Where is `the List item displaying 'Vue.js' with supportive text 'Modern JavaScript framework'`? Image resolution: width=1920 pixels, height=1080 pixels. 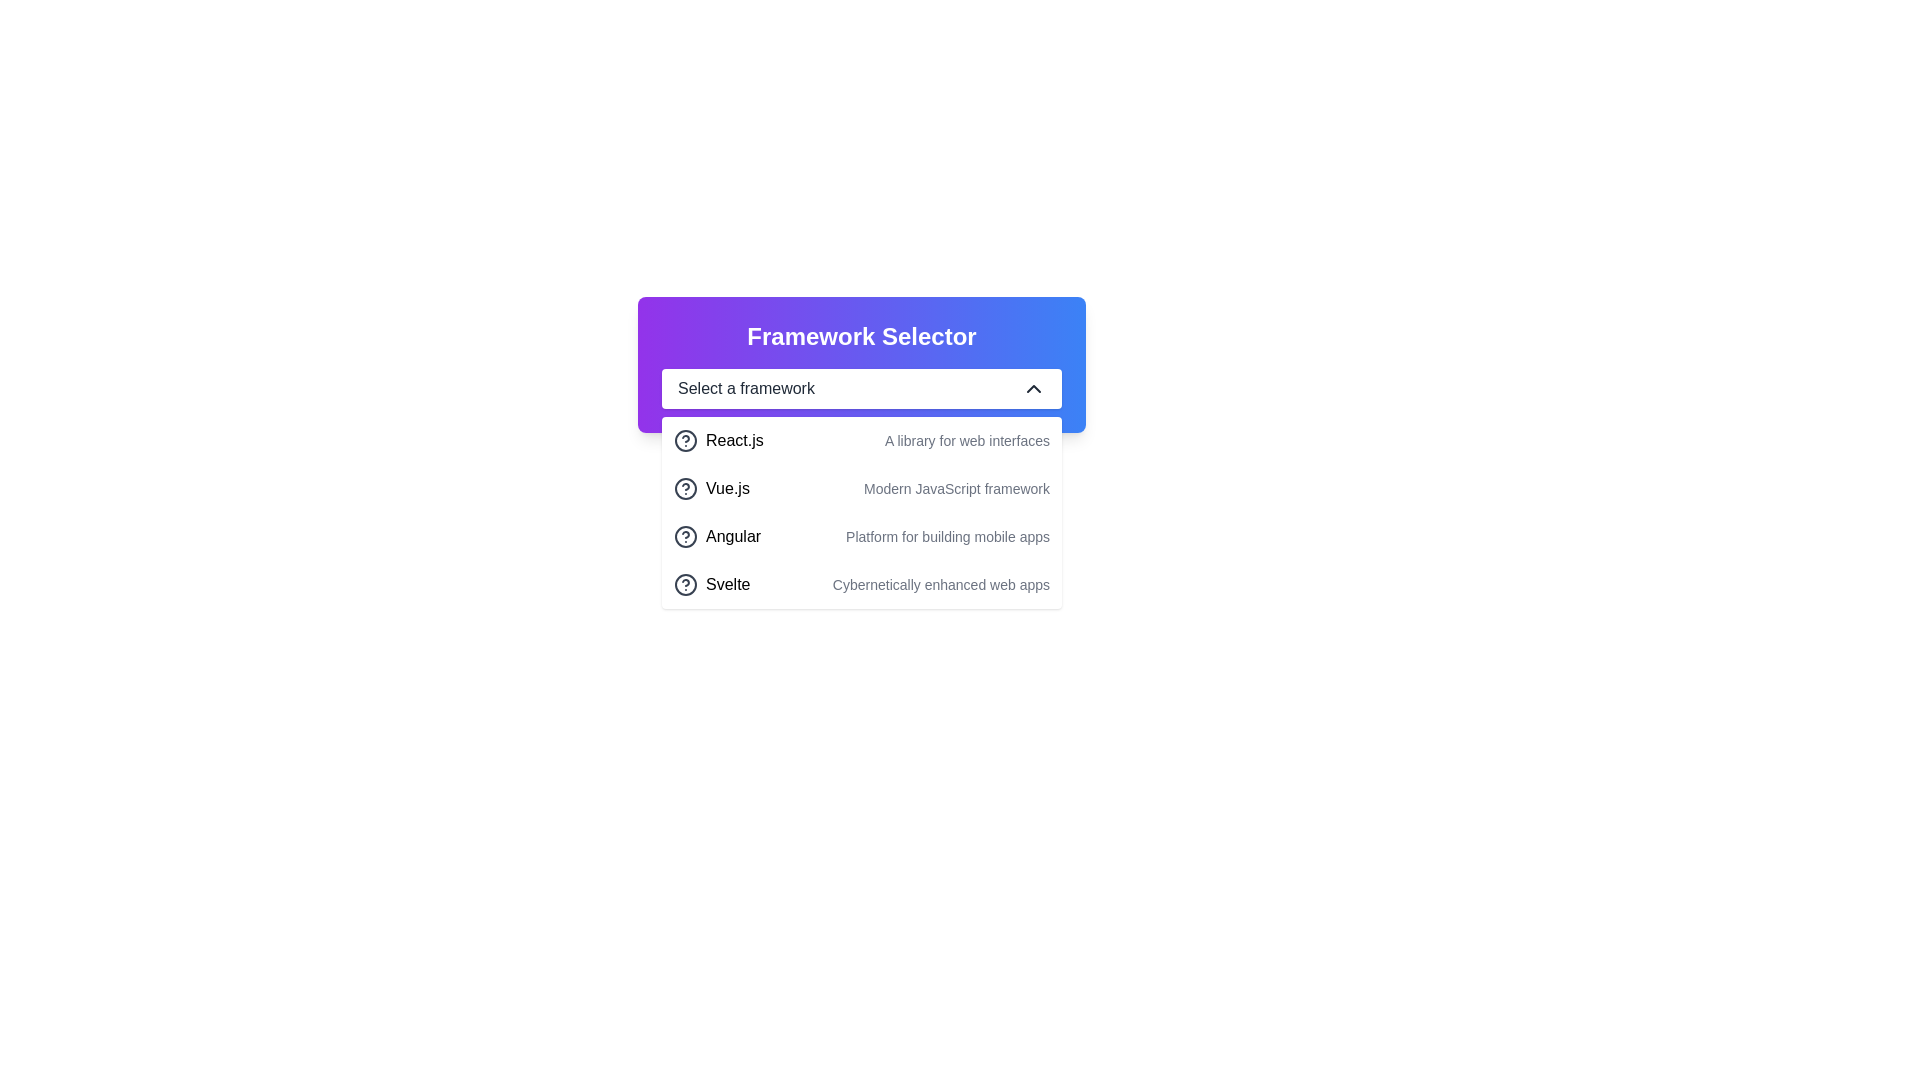
the List item displaying 'Vue.js' with supportive text 'Modern JavaScript framework' is located at coordinates (862, 489).